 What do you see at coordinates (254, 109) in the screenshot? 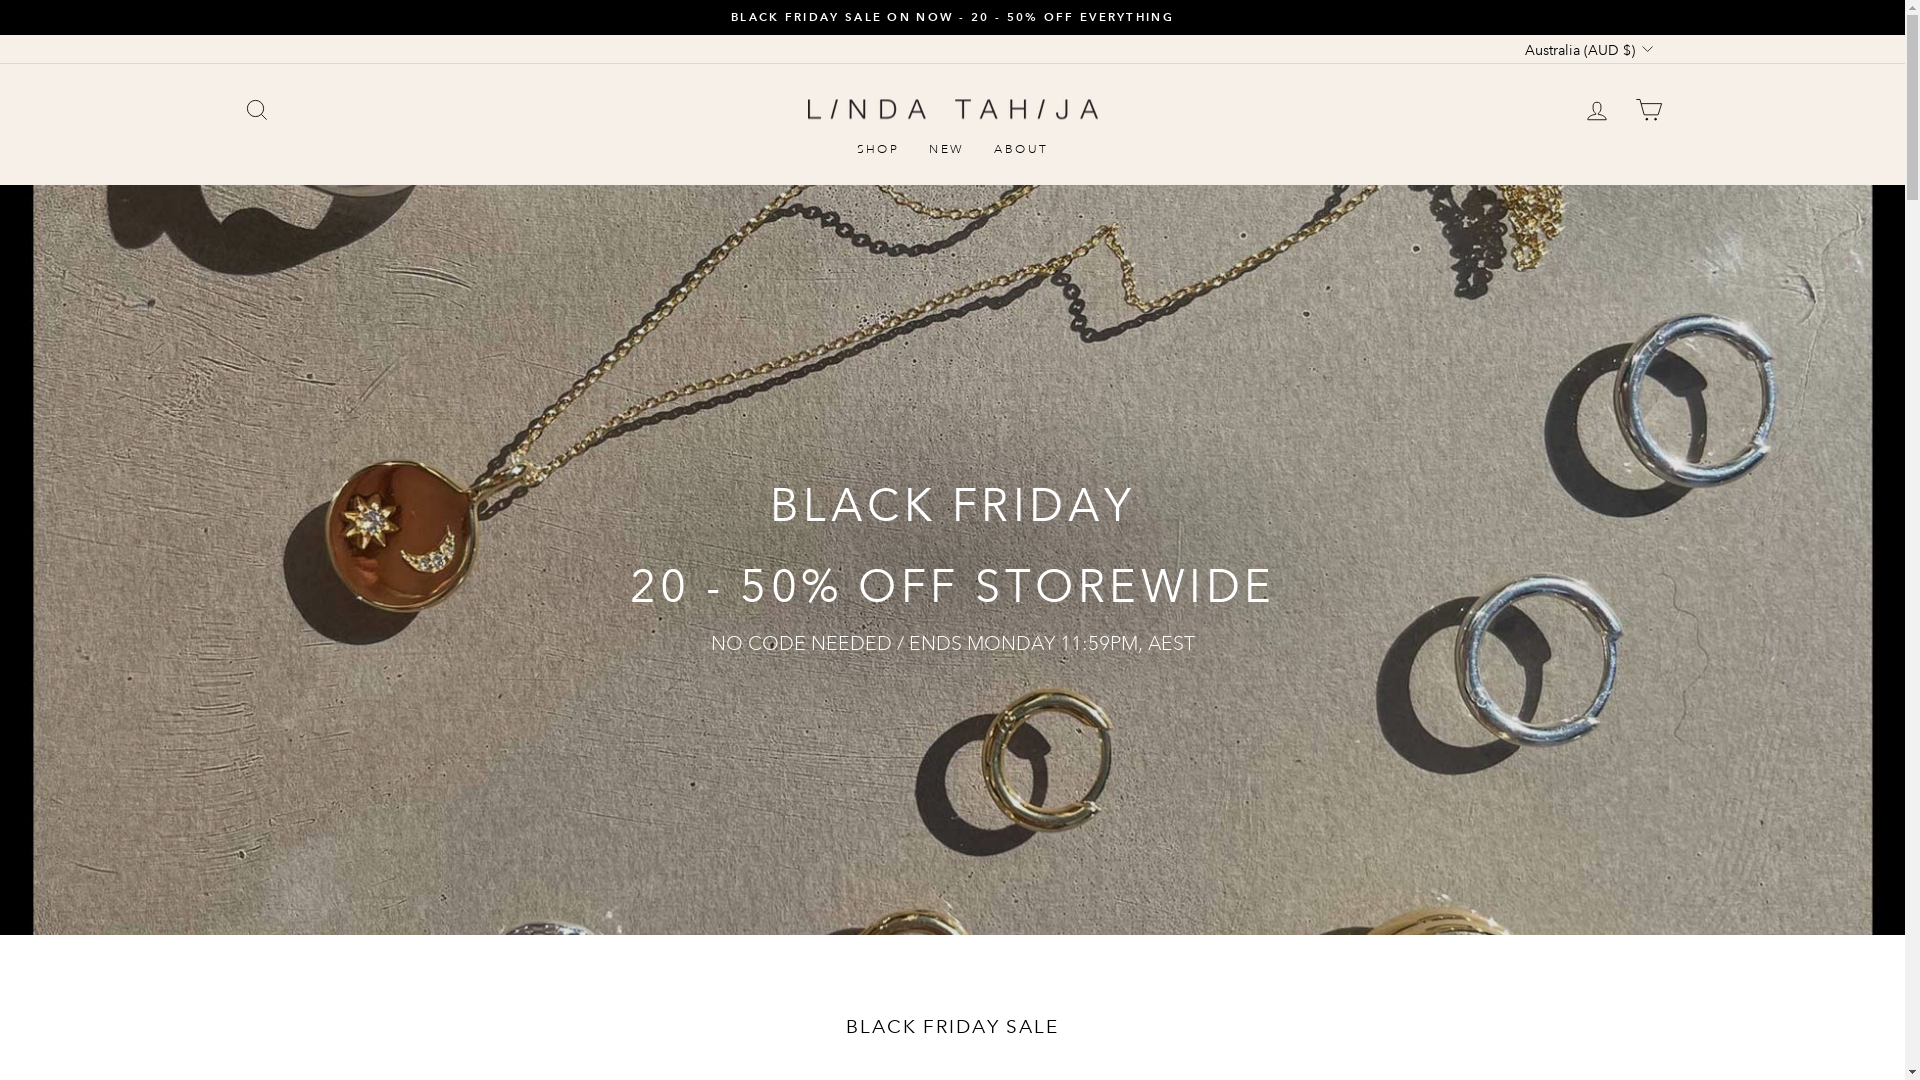
I see `'SEARCH'` at bounding box center [254, 109].